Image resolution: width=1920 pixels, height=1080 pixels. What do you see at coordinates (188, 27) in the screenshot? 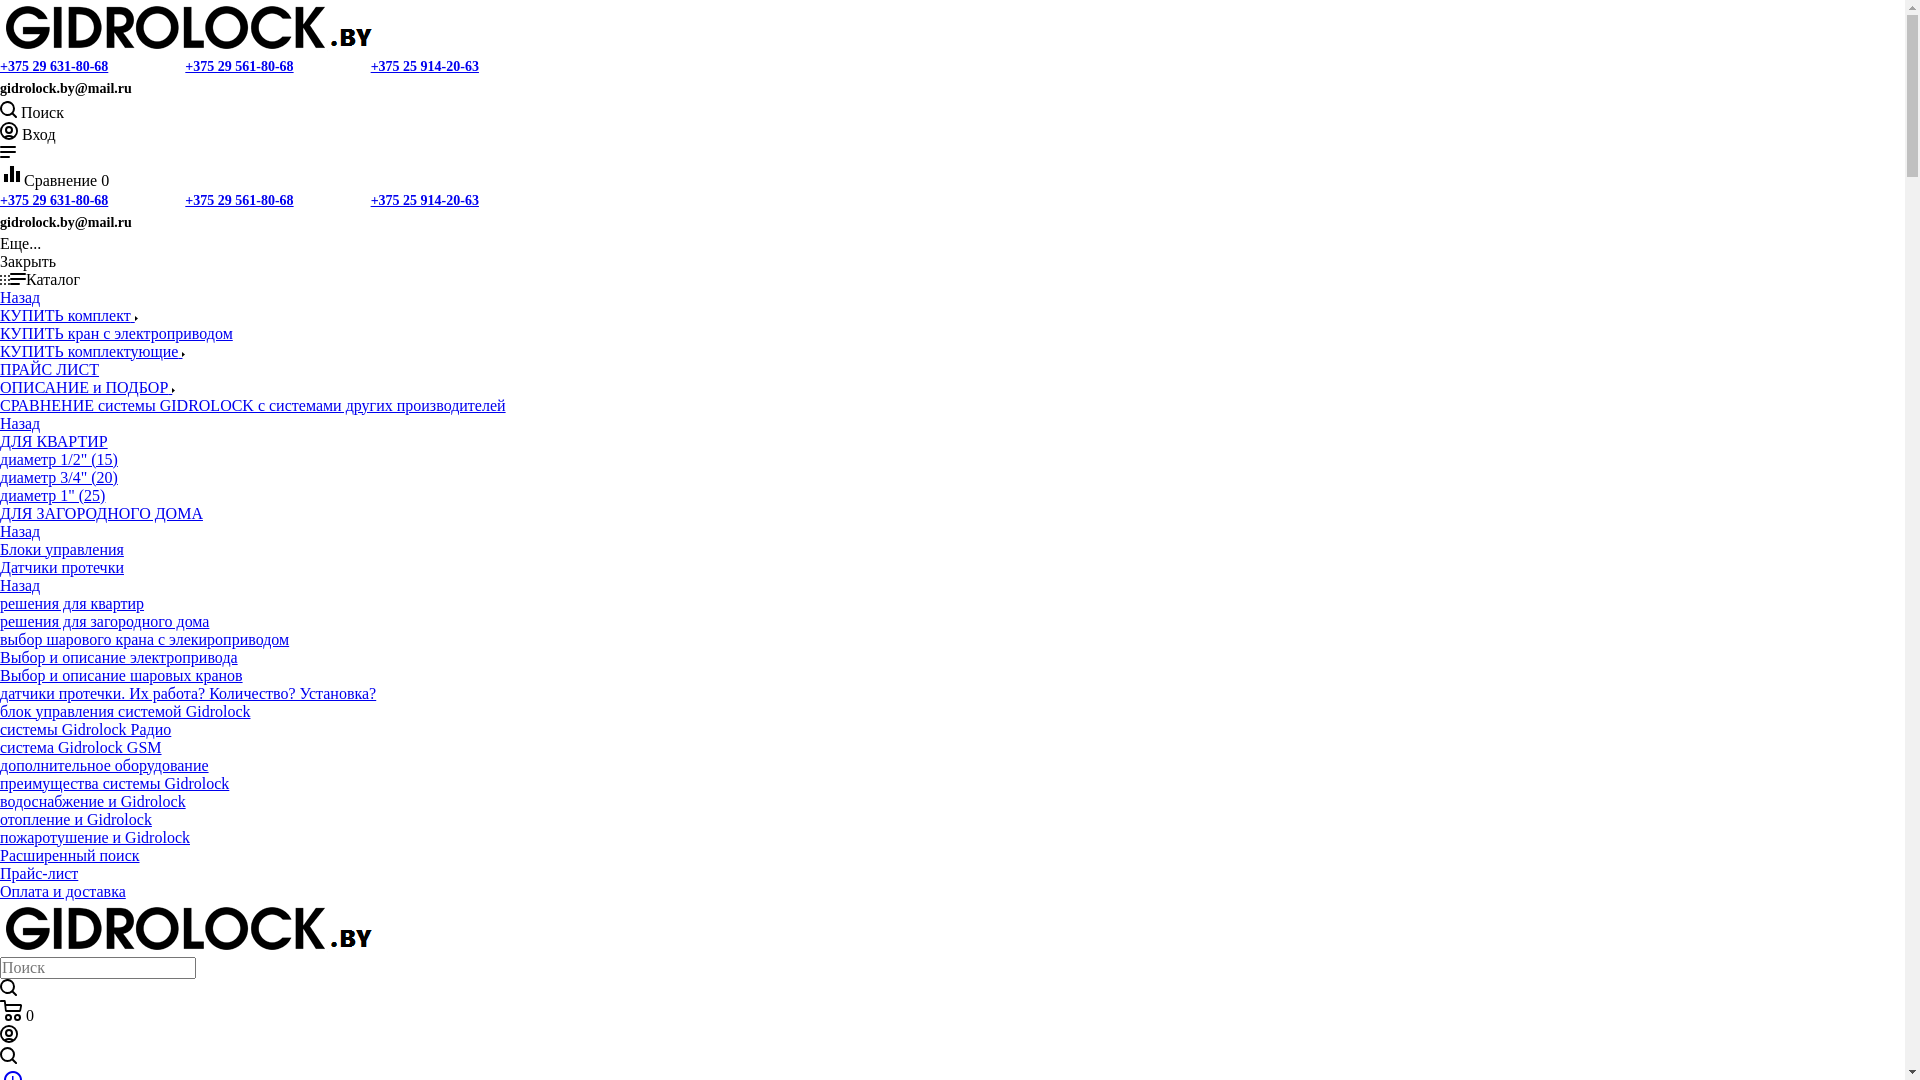
I see `'Gidrolock.by'` at bounding box center [188, 27].